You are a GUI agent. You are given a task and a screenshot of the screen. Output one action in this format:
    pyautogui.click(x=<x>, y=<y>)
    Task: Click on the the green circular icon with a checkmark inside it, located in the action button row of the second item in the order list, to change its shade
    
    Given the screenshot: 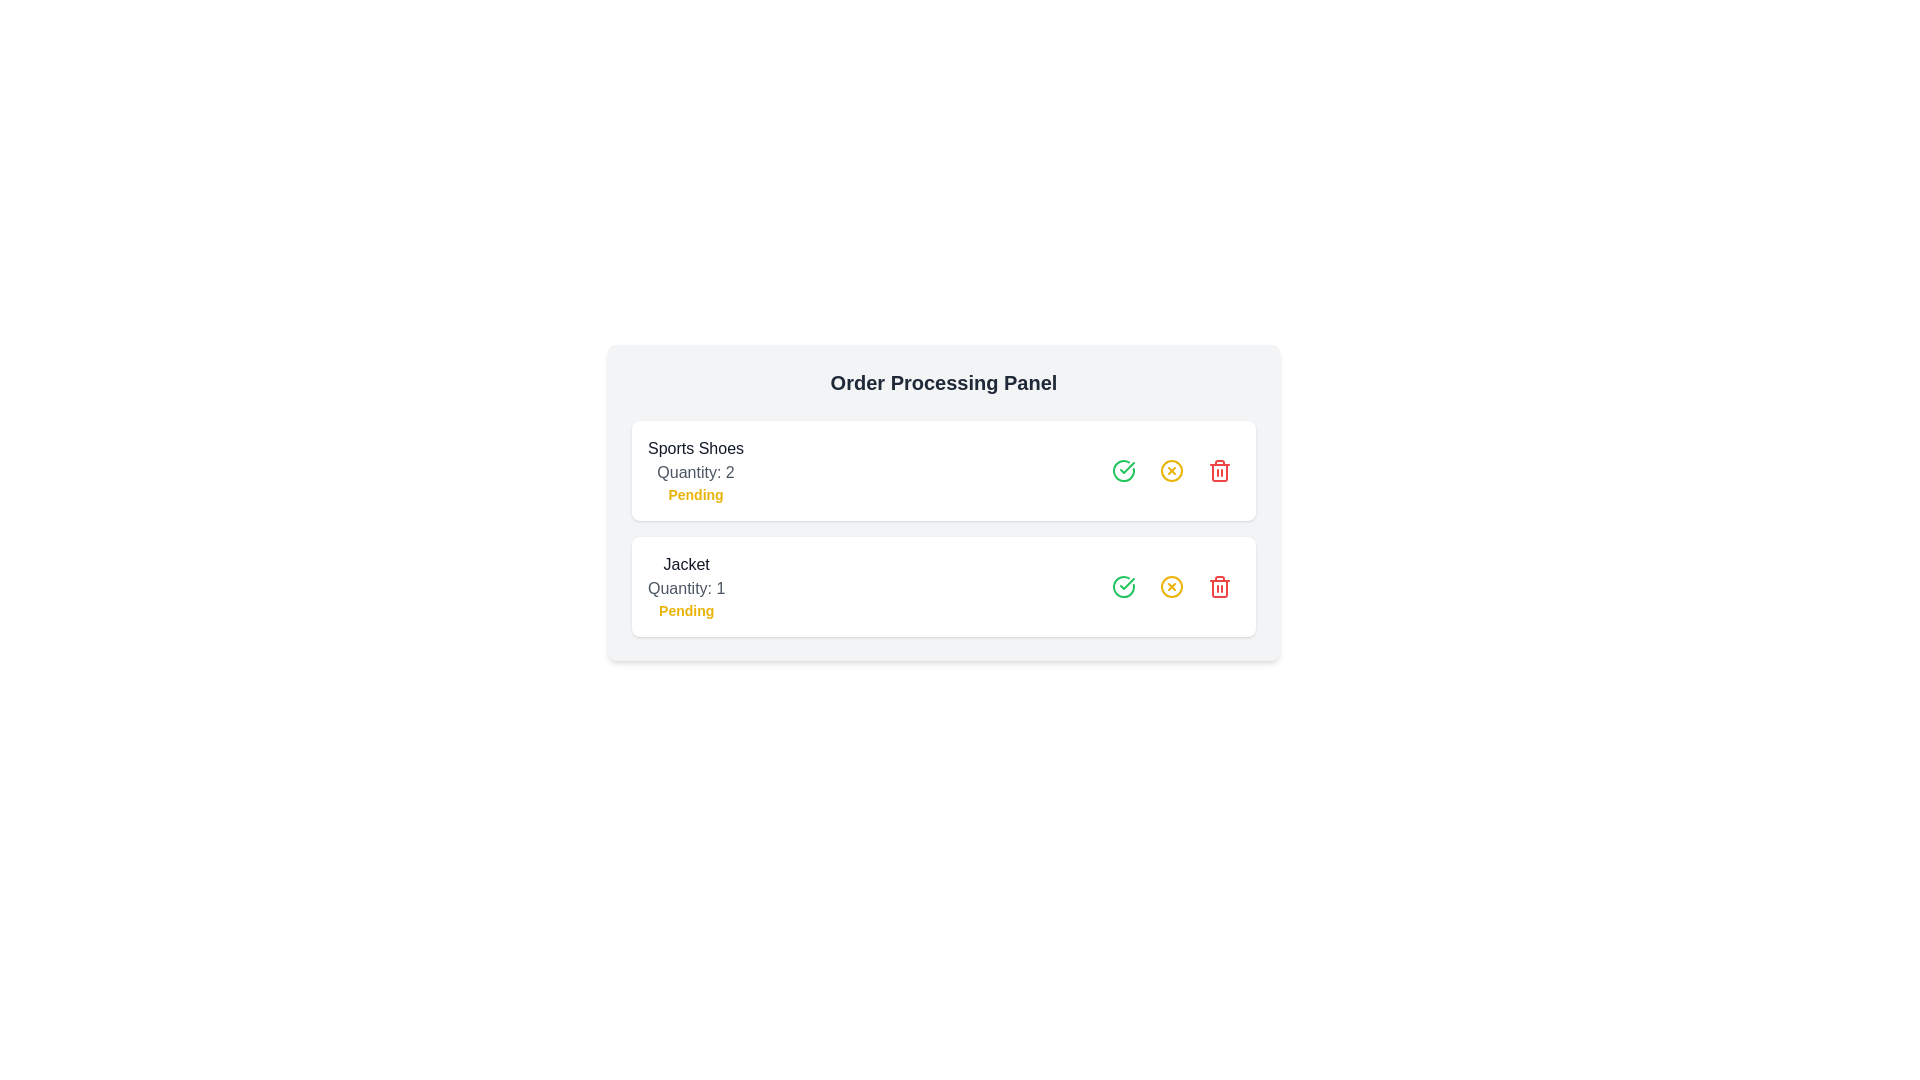 What is the action you would take?
    pyautogui.click(x=1123, y=585)
    